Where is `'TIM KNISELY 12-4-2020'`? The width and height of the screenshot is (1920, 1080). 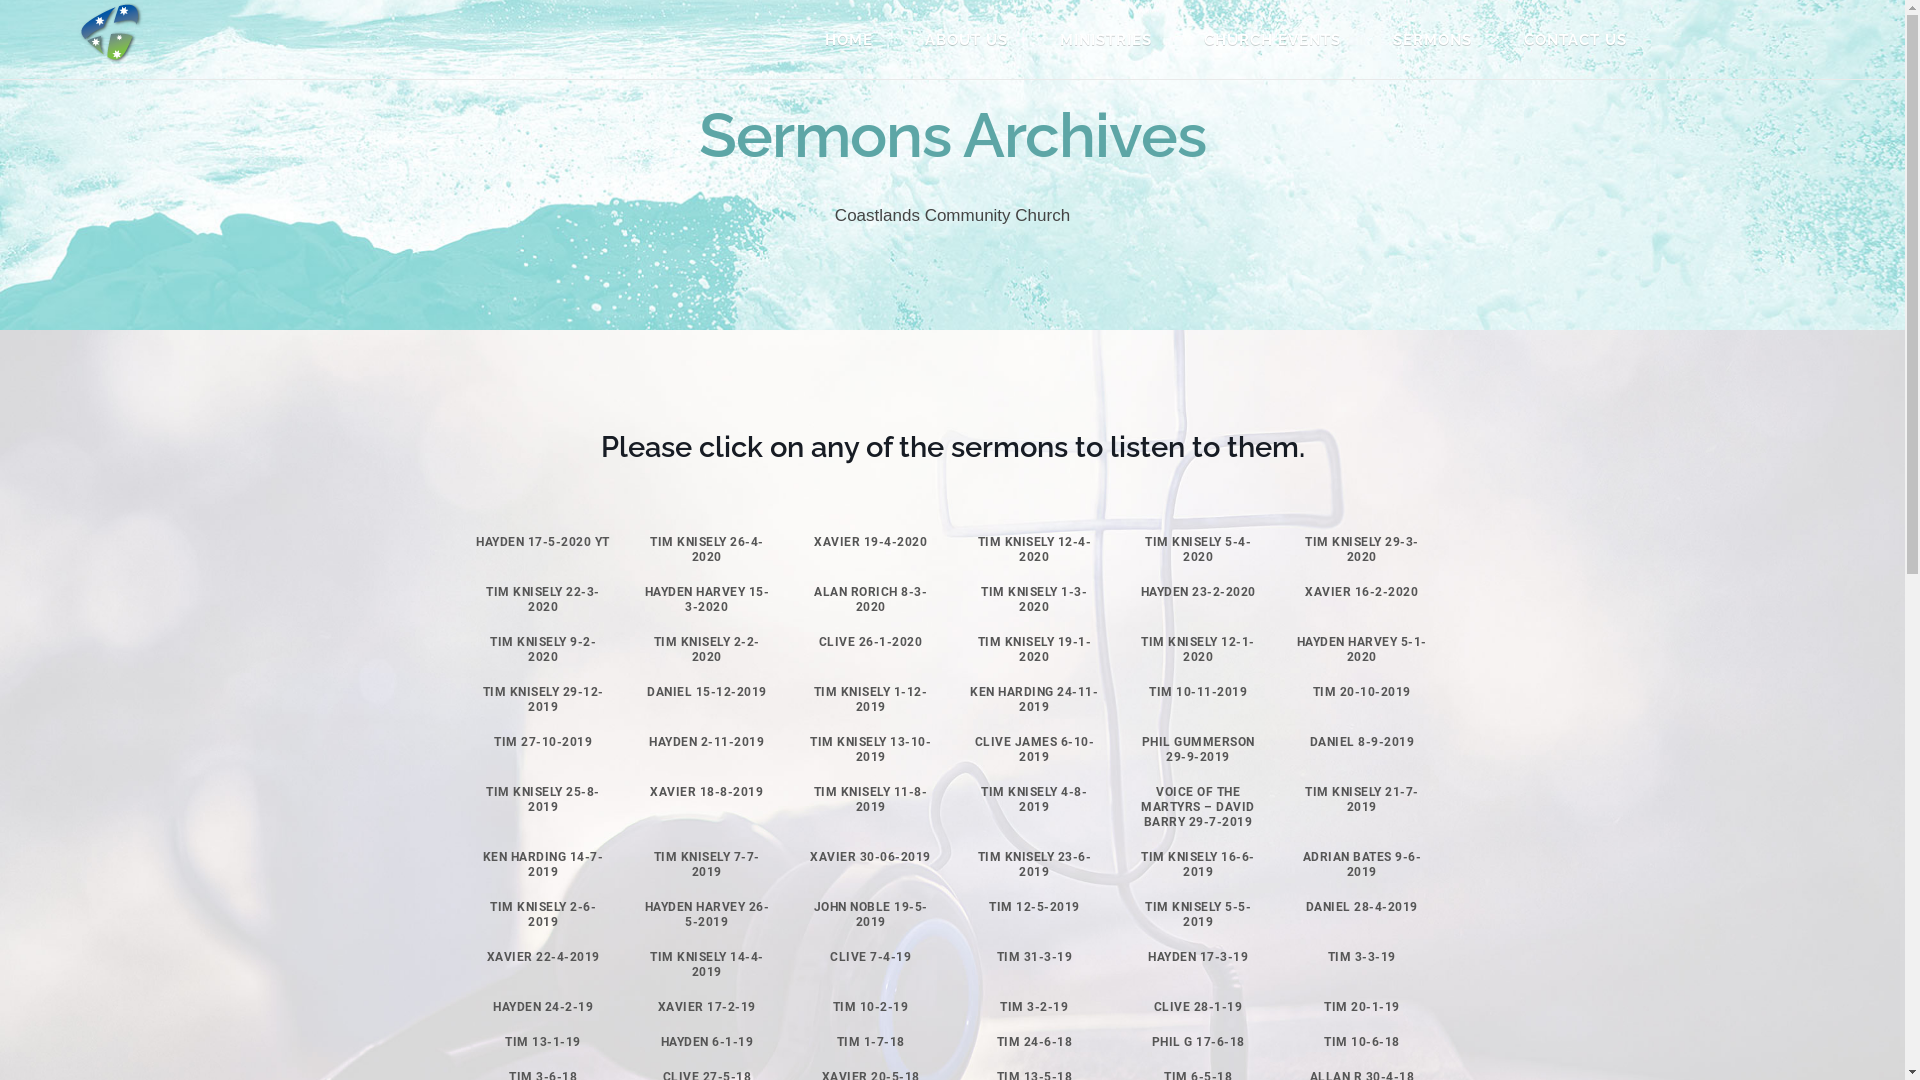
'TIM KNISELY 12-4-2020' is located at coordinates (978, 549).